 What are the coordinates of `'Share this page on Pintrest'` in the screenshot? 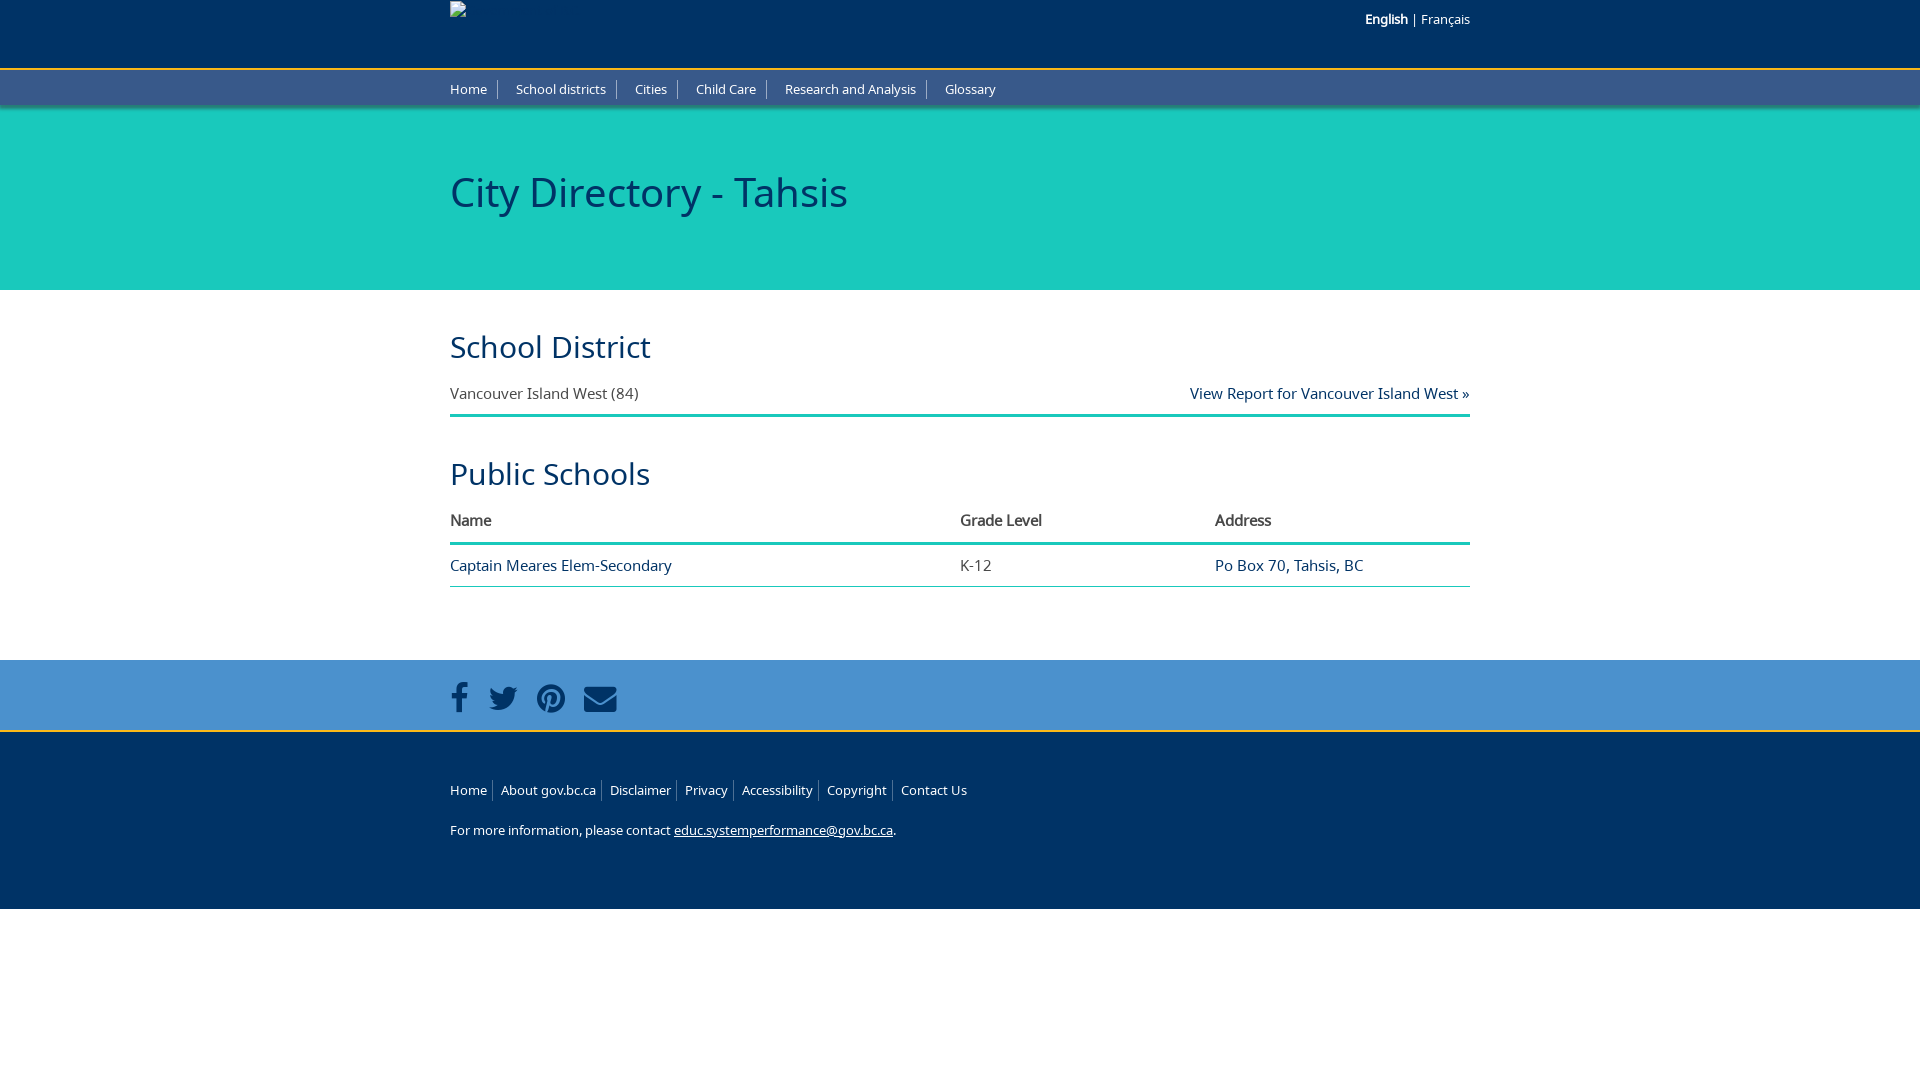 It's located at (556, 696).